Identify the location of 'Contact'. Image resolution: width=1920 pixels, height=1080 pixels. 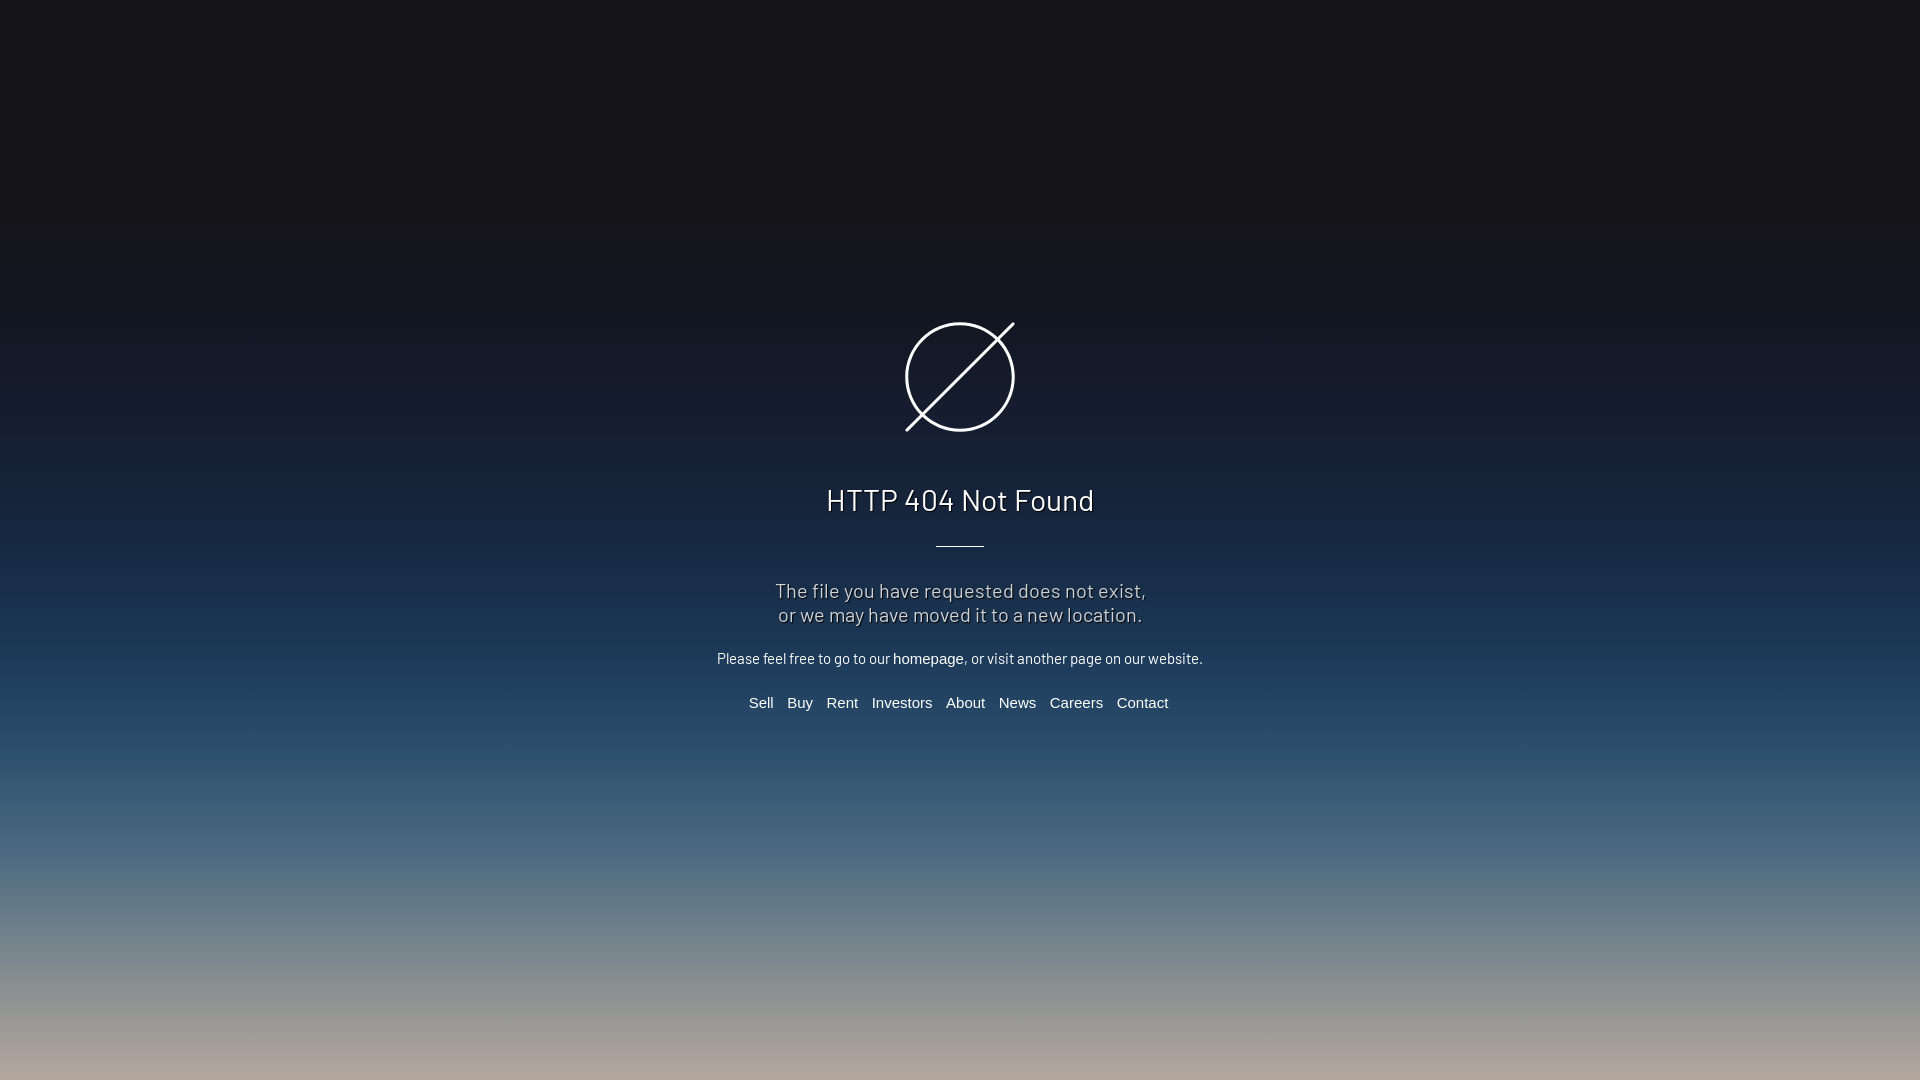
(1142, 701).